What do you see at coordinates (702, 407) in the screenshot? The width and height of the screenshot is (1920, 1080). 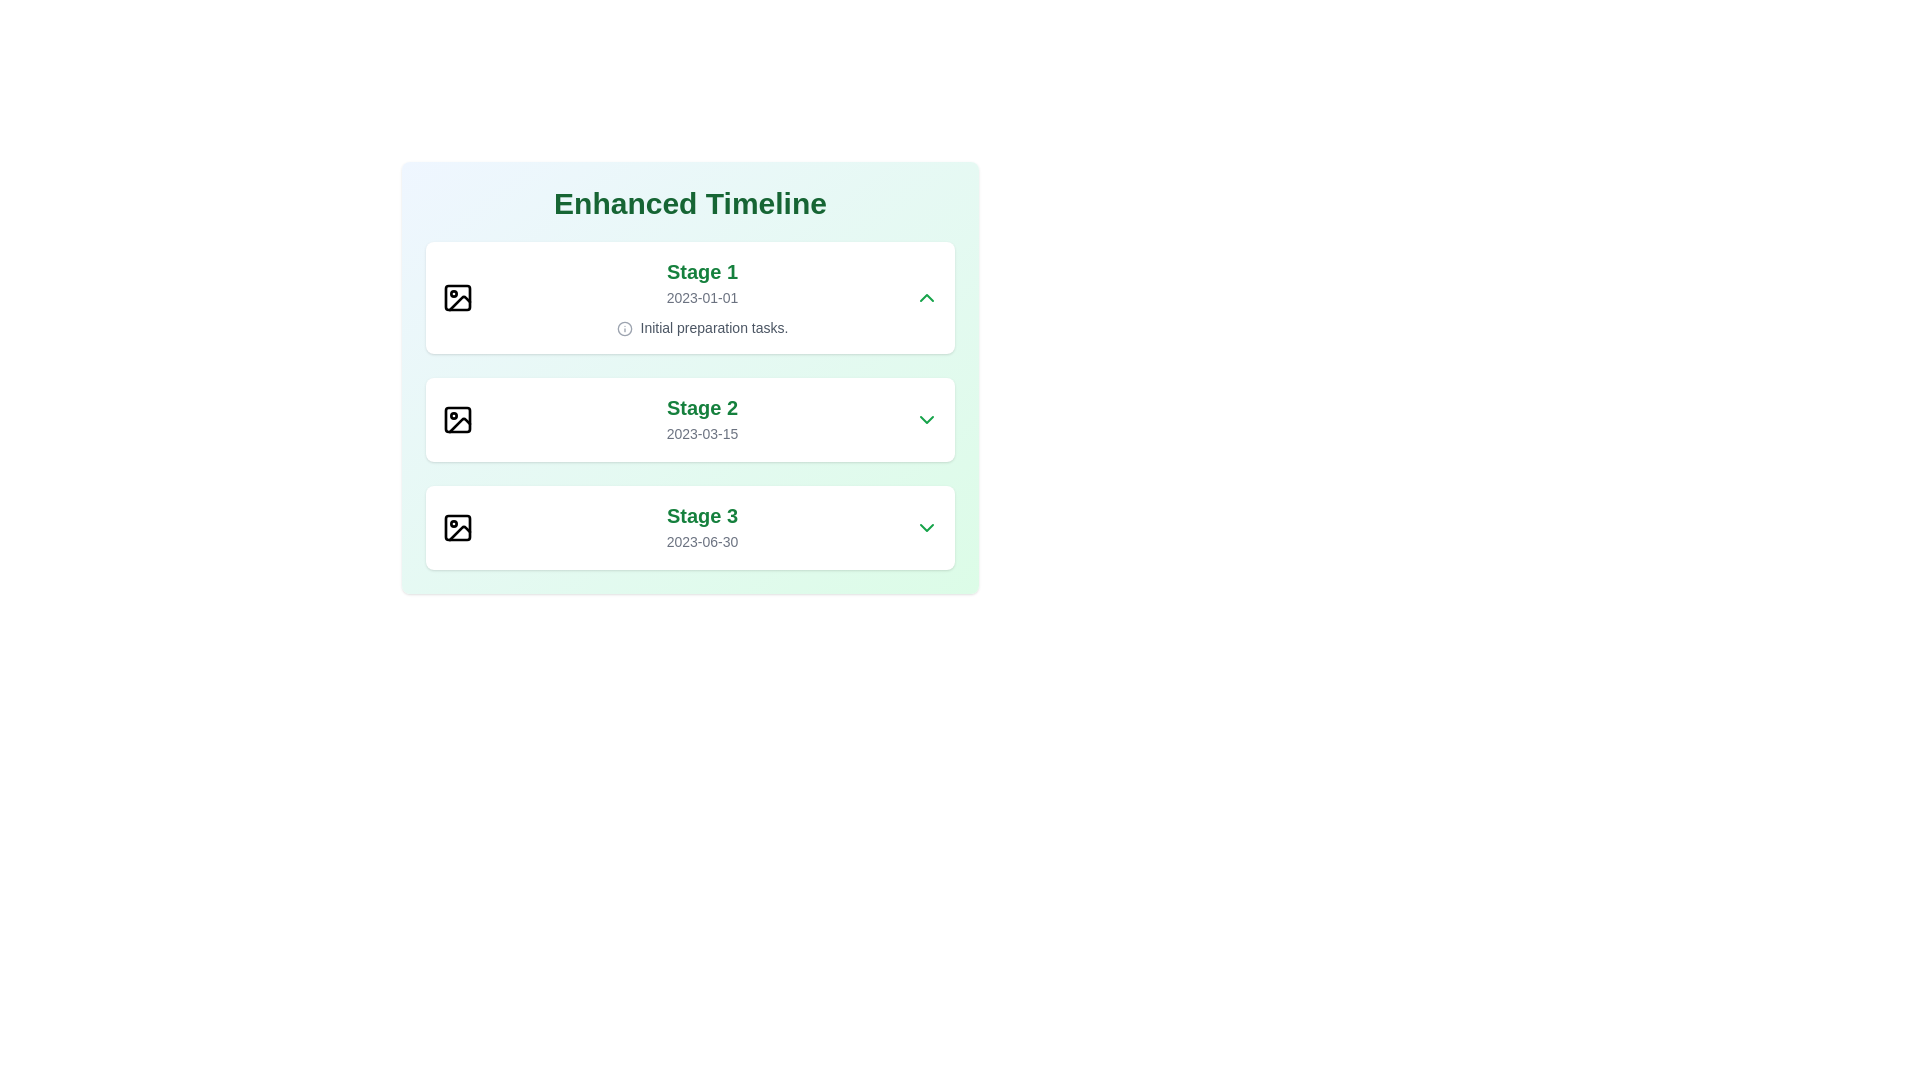 I see `text label displaying 'Stage 2', which is styled in bold green font and serves as a title for the section` at bounding box center [702, 407].